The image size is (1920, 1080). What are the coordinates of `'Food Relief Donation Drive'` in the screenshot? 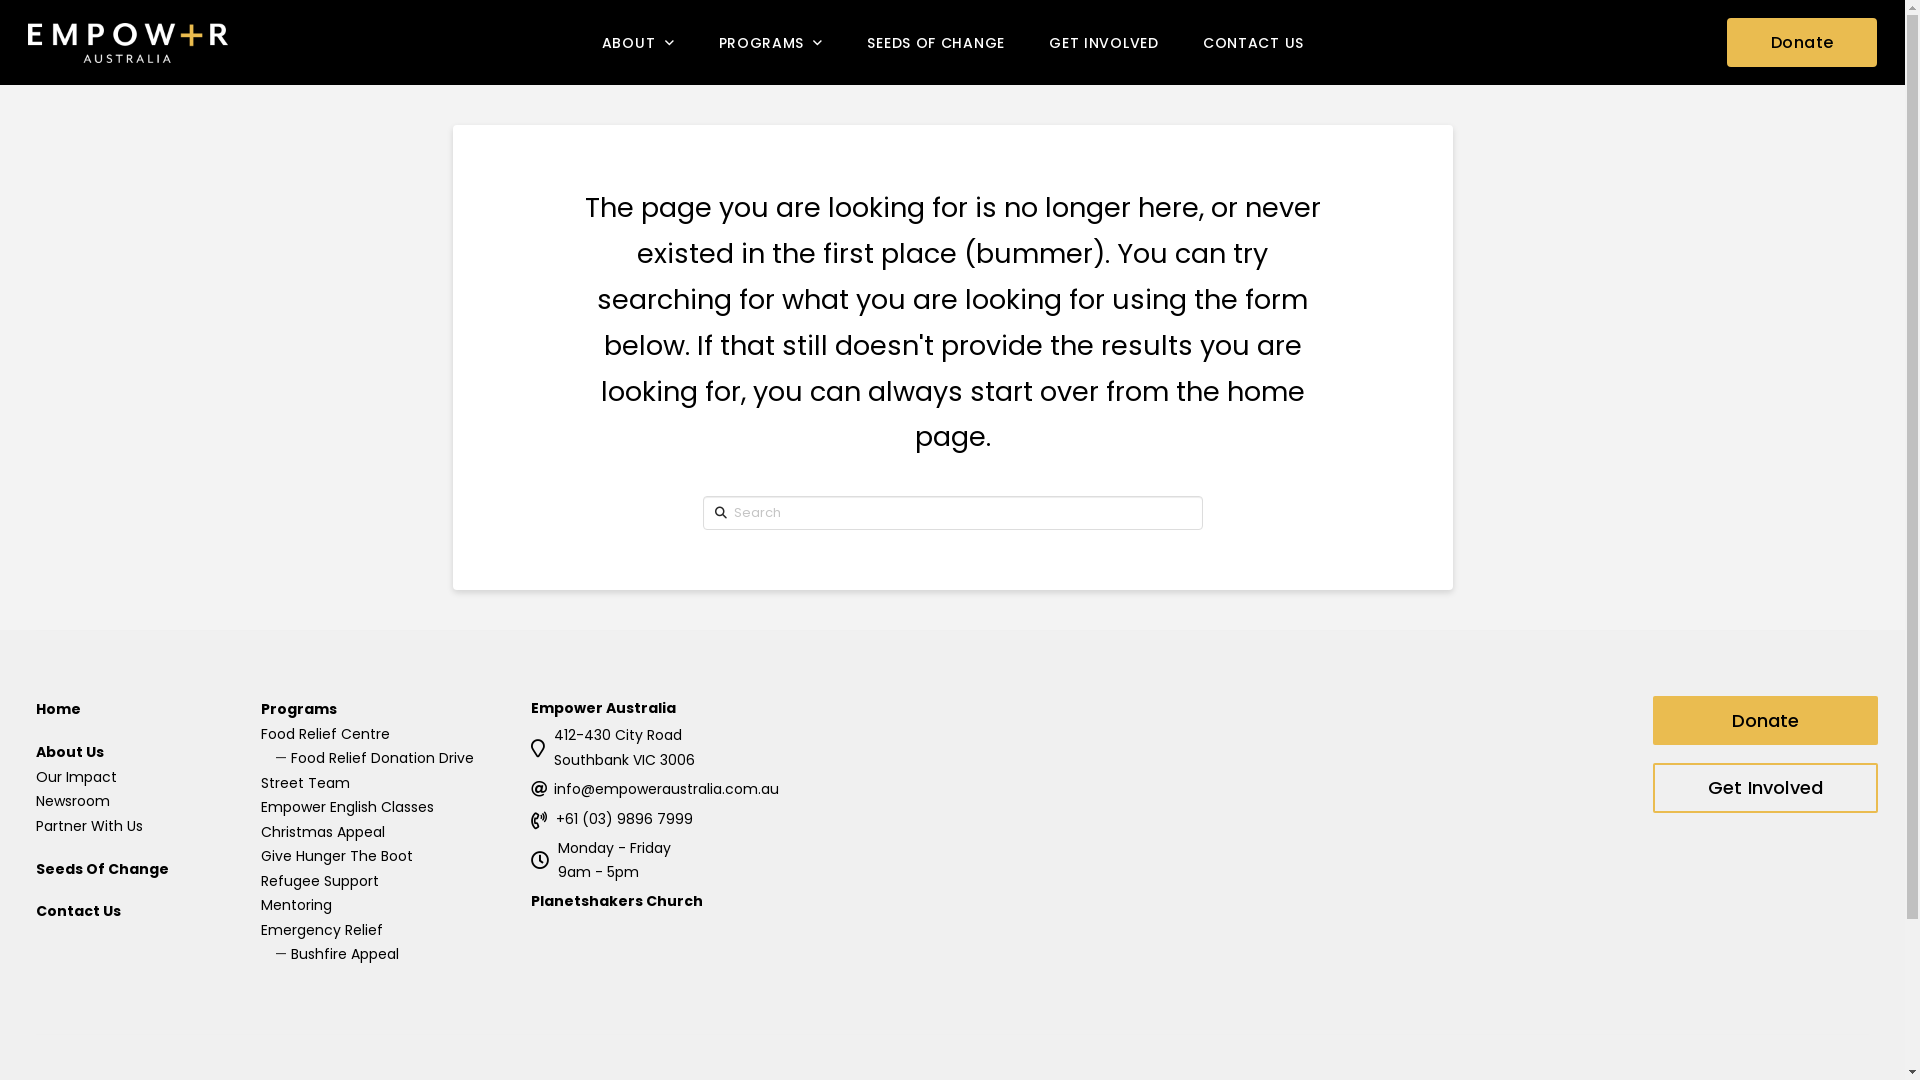 It's located at (382, 758).